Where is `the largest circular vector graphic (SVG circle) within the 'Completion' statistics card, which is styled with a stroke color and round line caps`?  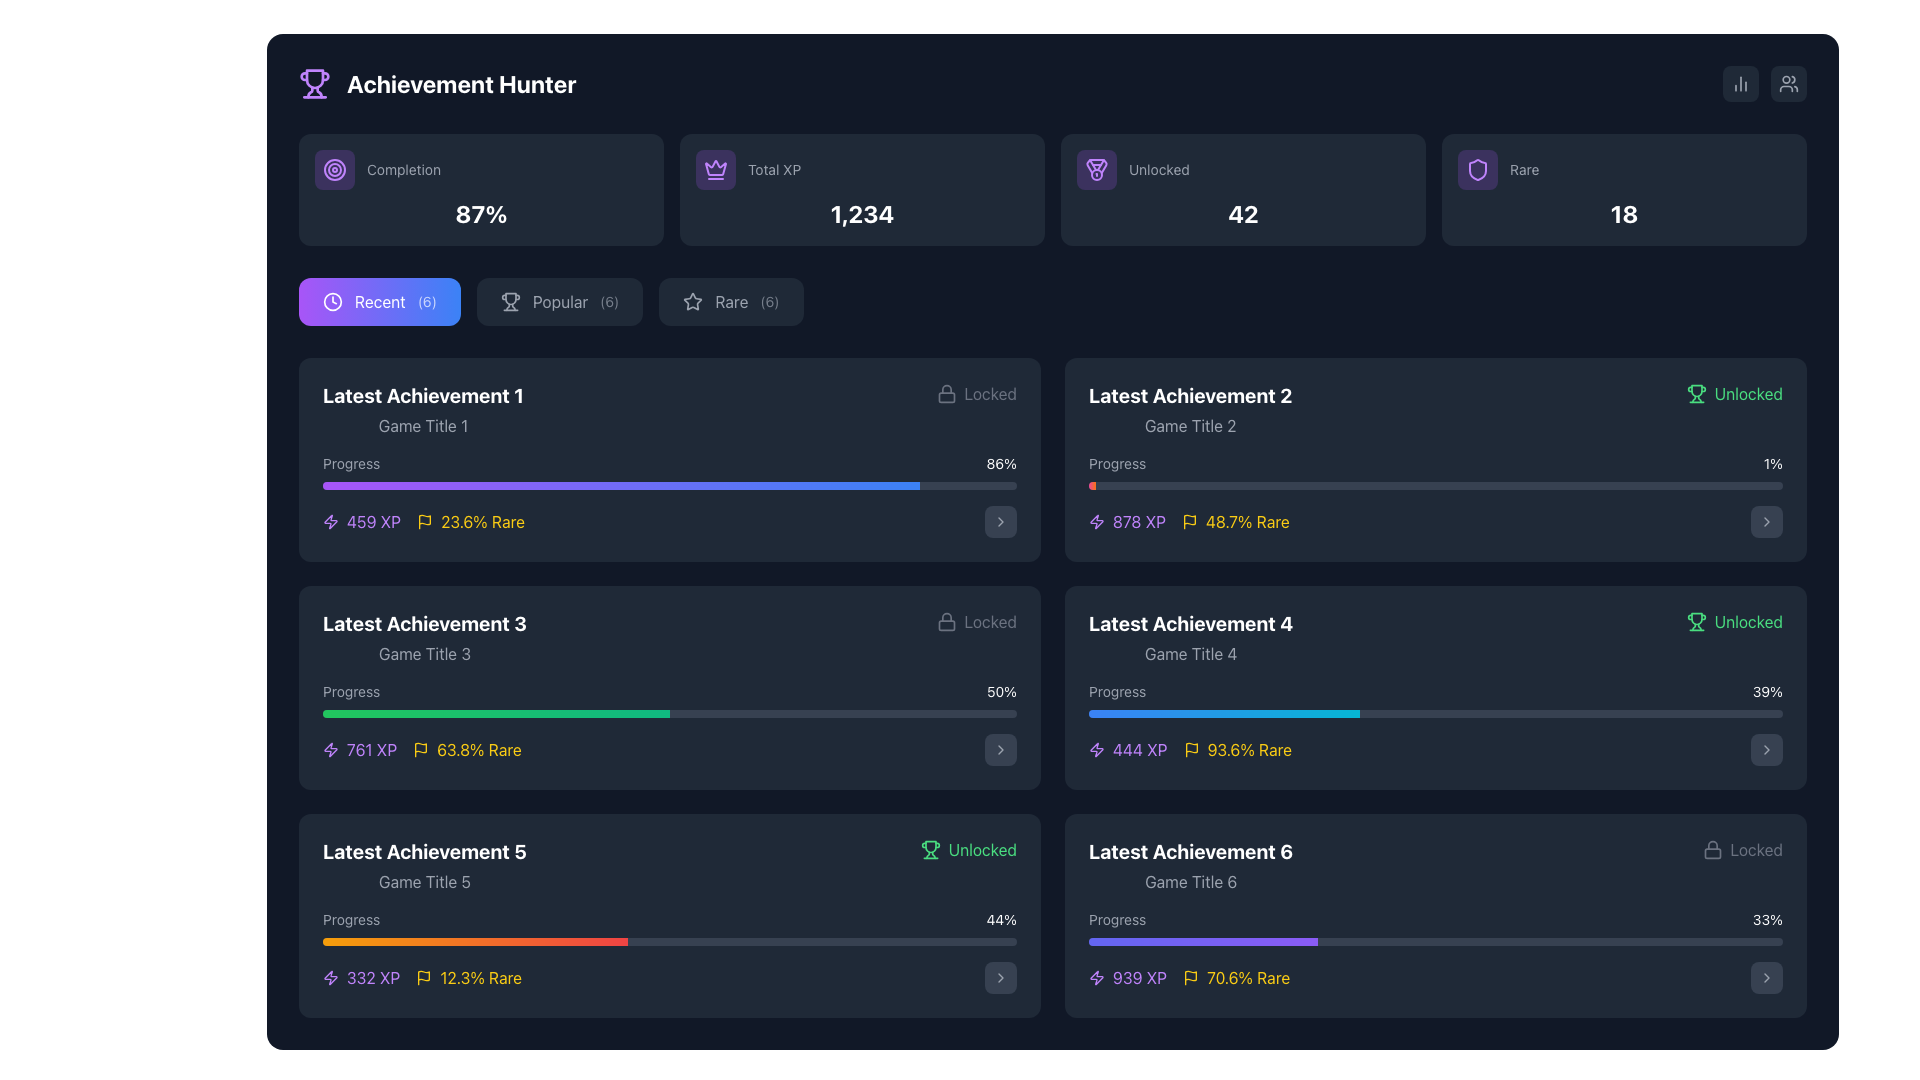 the largest circular vector graphic (SVG circle) within the 'Completion' statistics card, which is styled with a stroke color and round line caps is located at coordinates (335, 168).